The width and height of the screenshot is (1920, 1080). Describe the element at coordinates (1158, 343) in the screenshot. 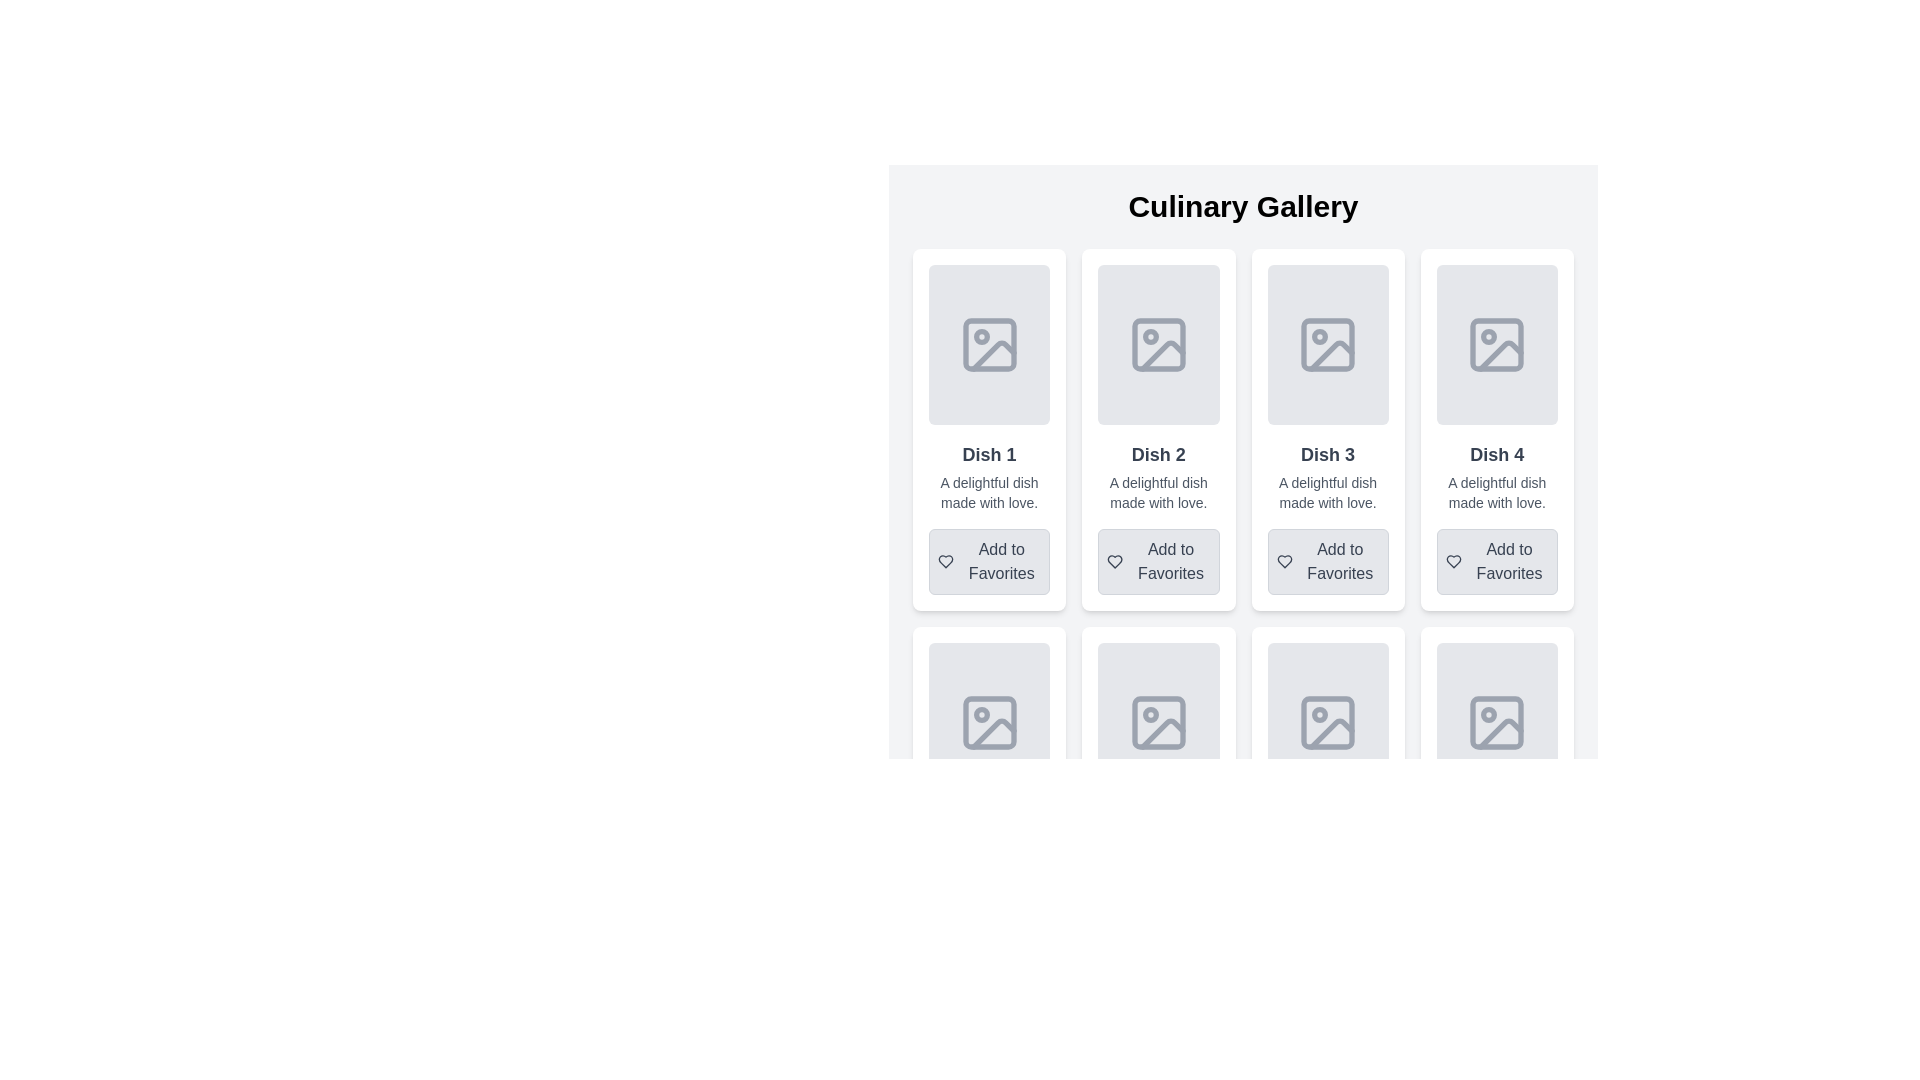

I see `the image placeholder for the card titled 'Dish 2' in the Culinary Gallery section, which is located in the second column and directly above the title text 'Dish 2'` at that location.